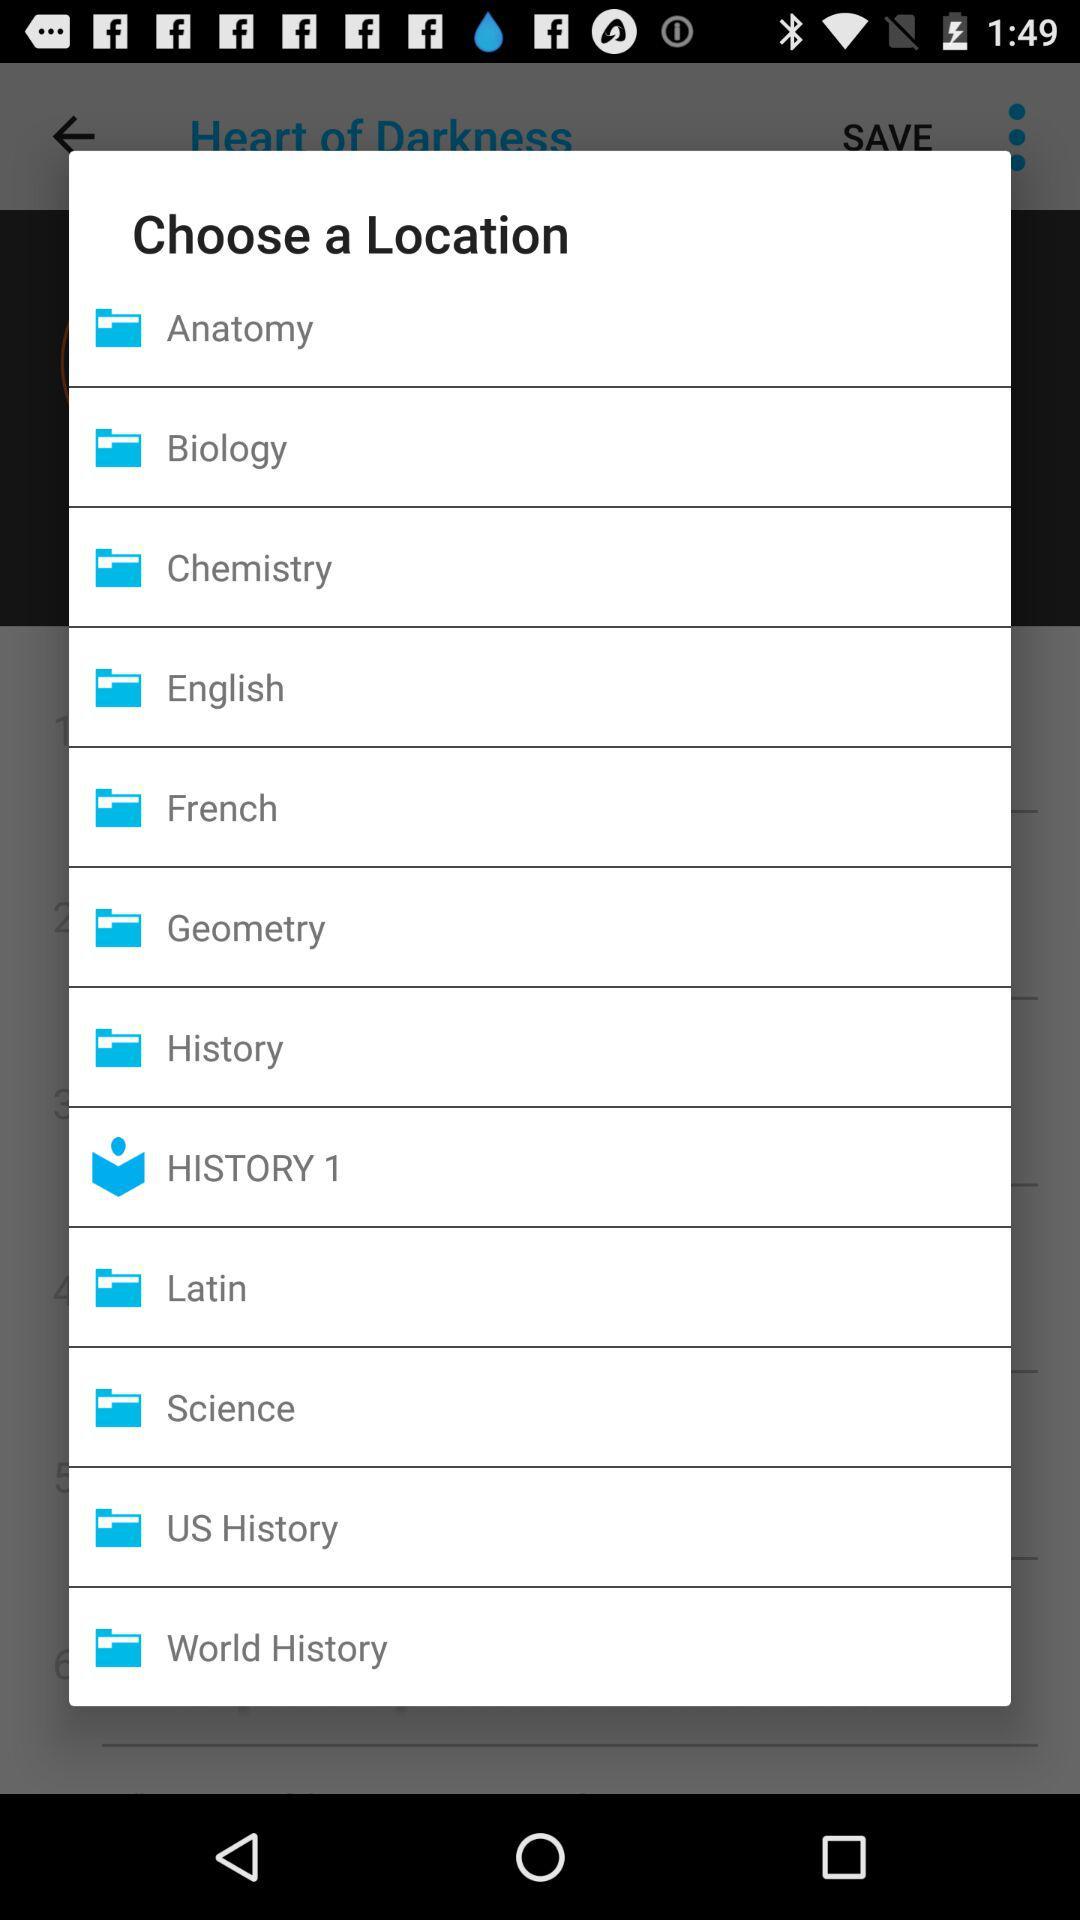 The image size is (1080, 1920). I want to click on the world history, so click(587, 1646).